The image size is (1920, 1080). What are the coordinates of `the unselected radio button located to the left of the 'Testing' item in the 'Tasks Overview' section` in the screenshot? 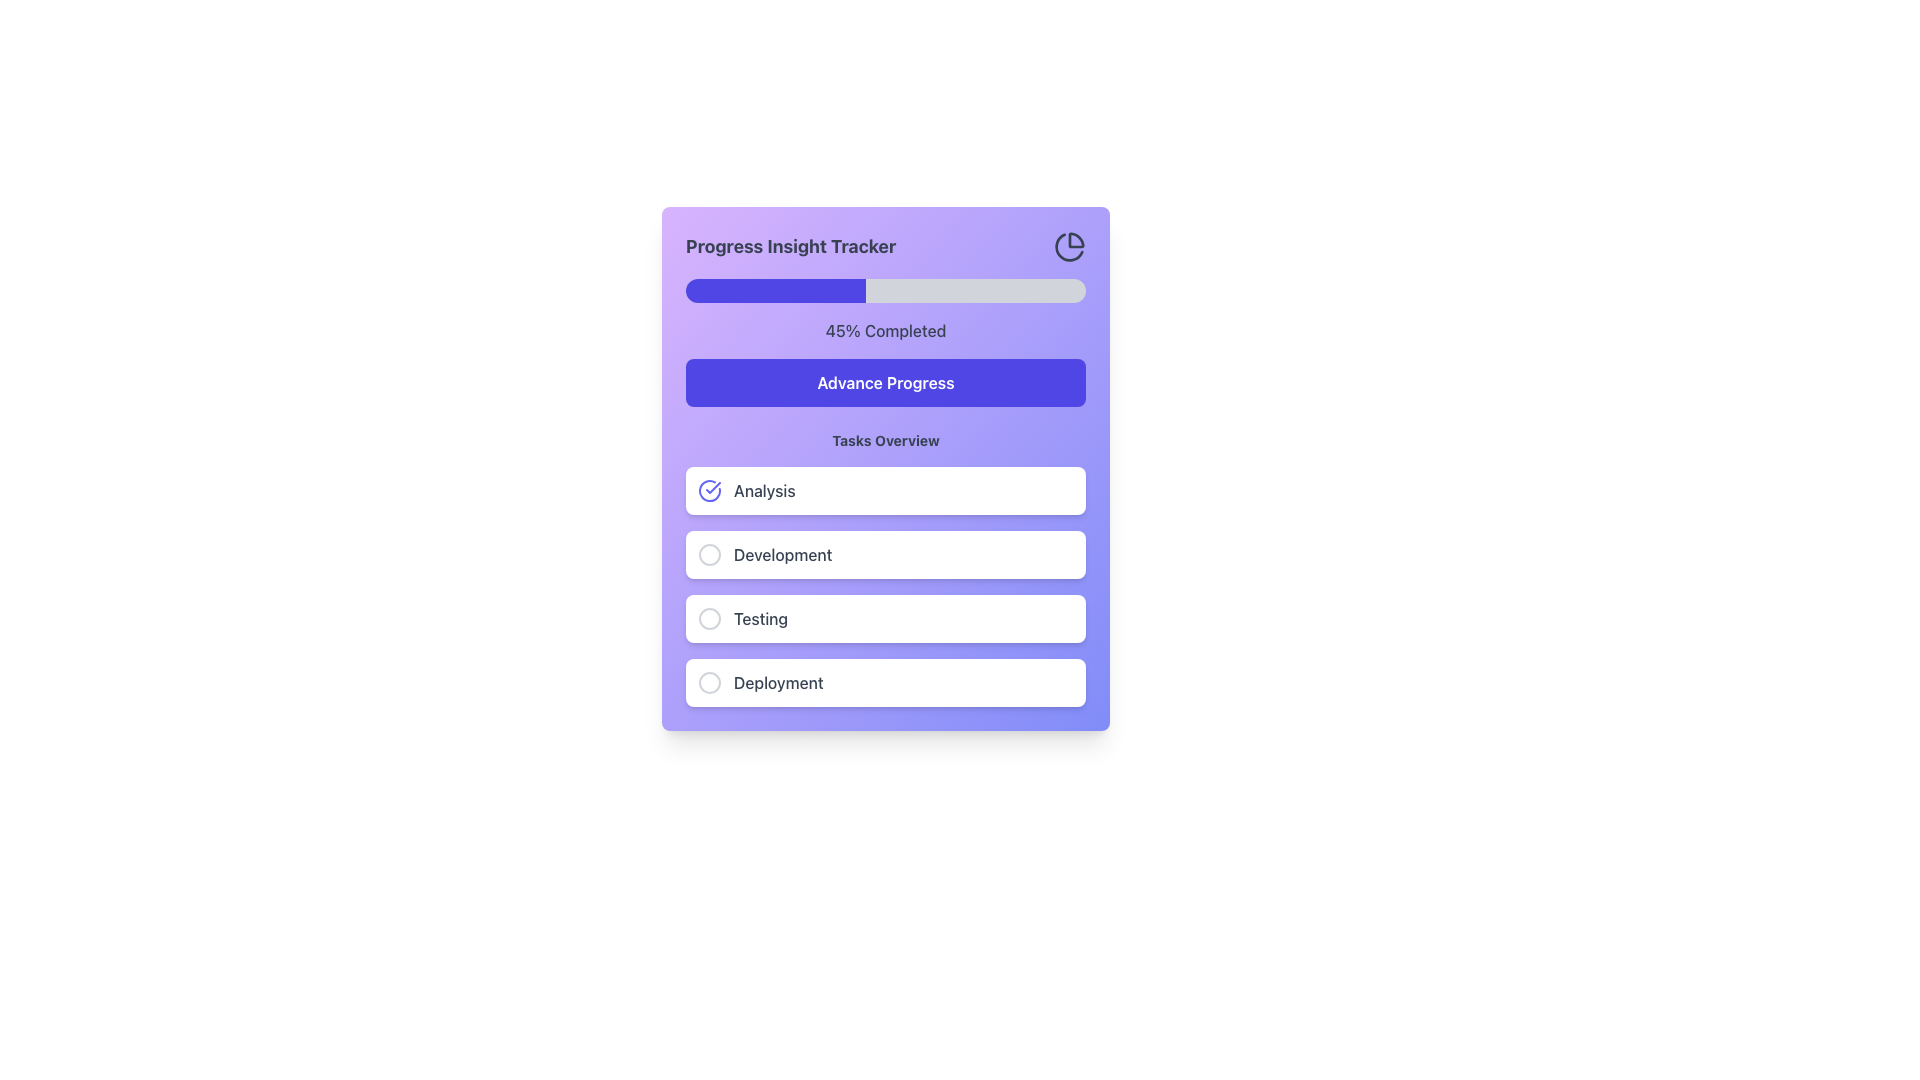 It's located at (710, 617).